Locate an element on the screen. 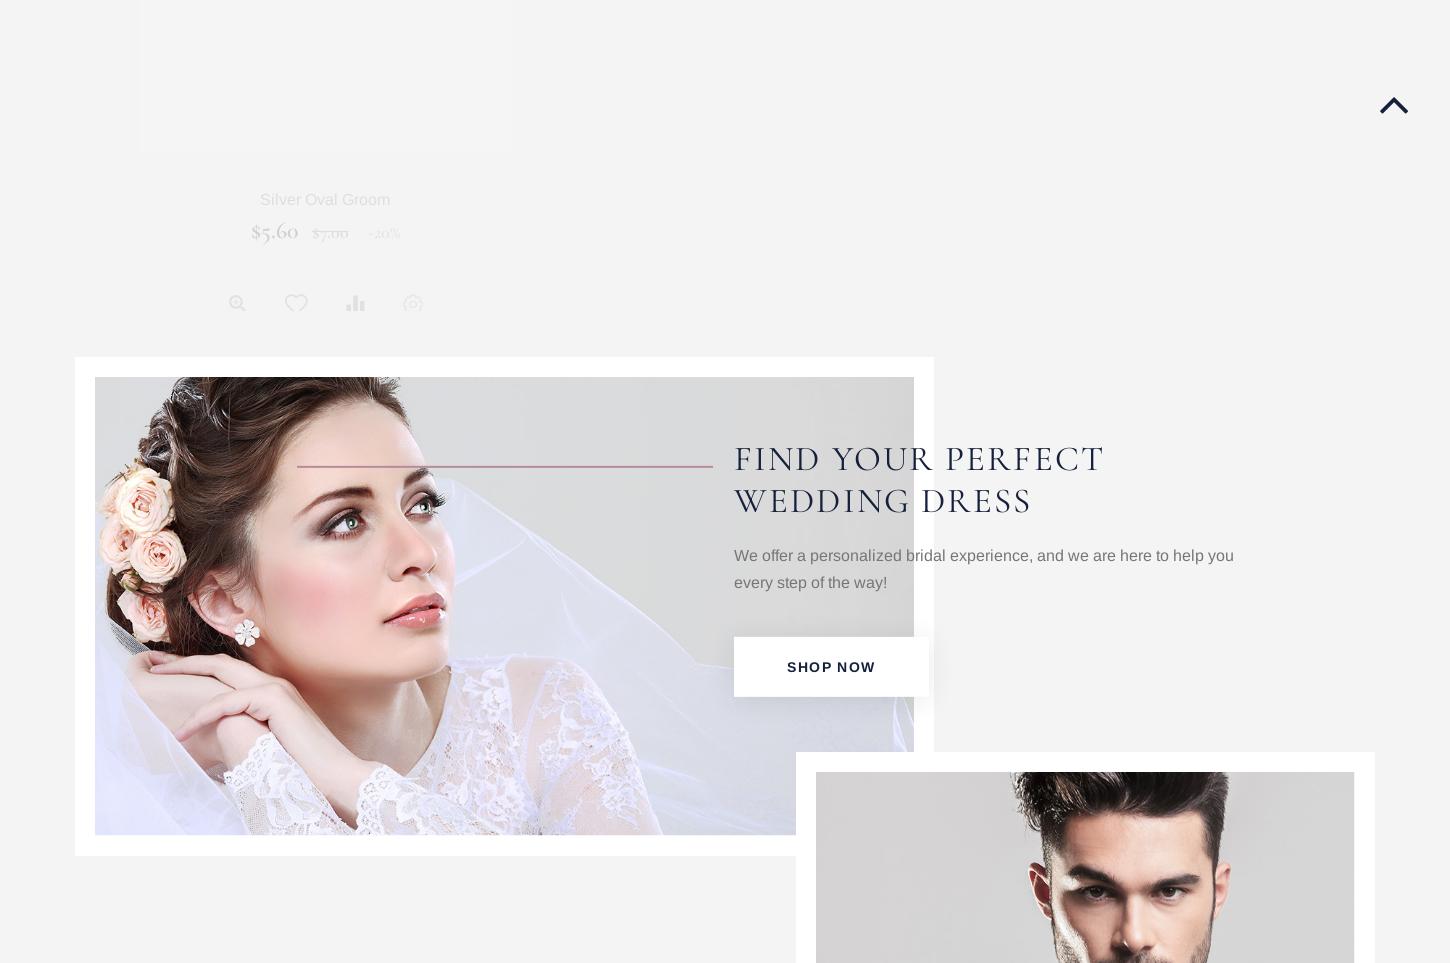 The width and height of the screenshot is (1450, 963). '$5.60' is located at coordinates (273, 229).